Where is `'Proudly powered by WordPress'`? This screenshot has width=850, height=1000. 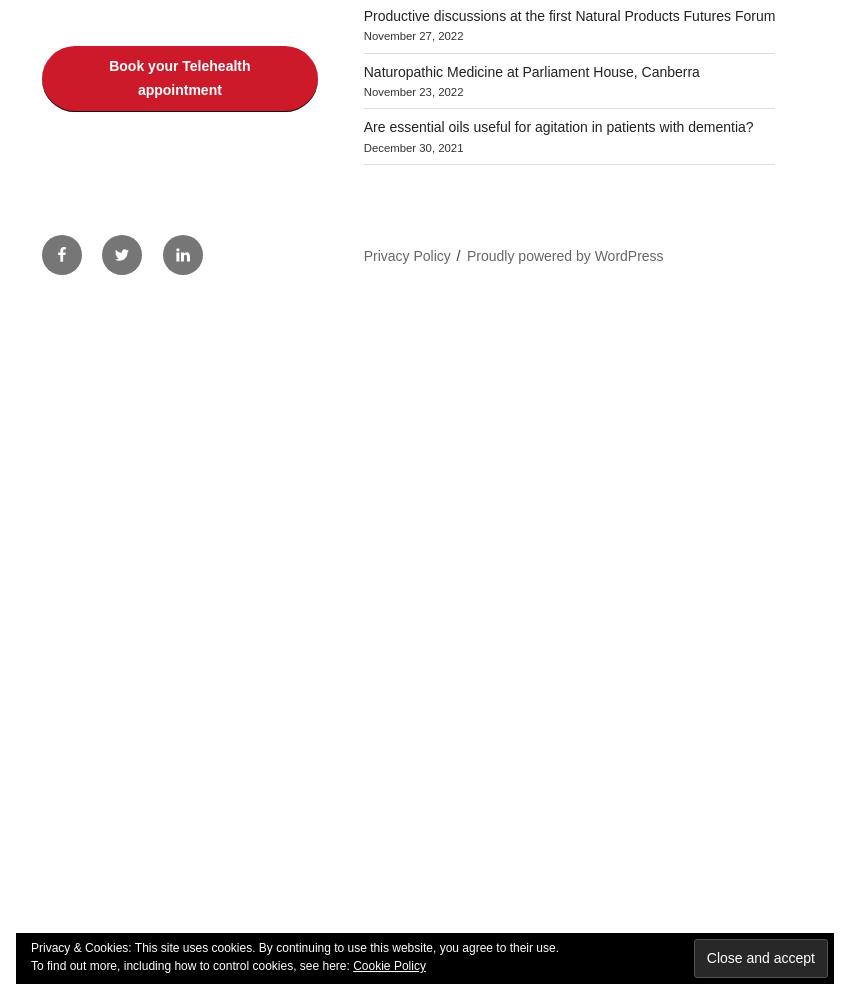
'Proudly powered by WordPress' is located at coordinates (564, 255).